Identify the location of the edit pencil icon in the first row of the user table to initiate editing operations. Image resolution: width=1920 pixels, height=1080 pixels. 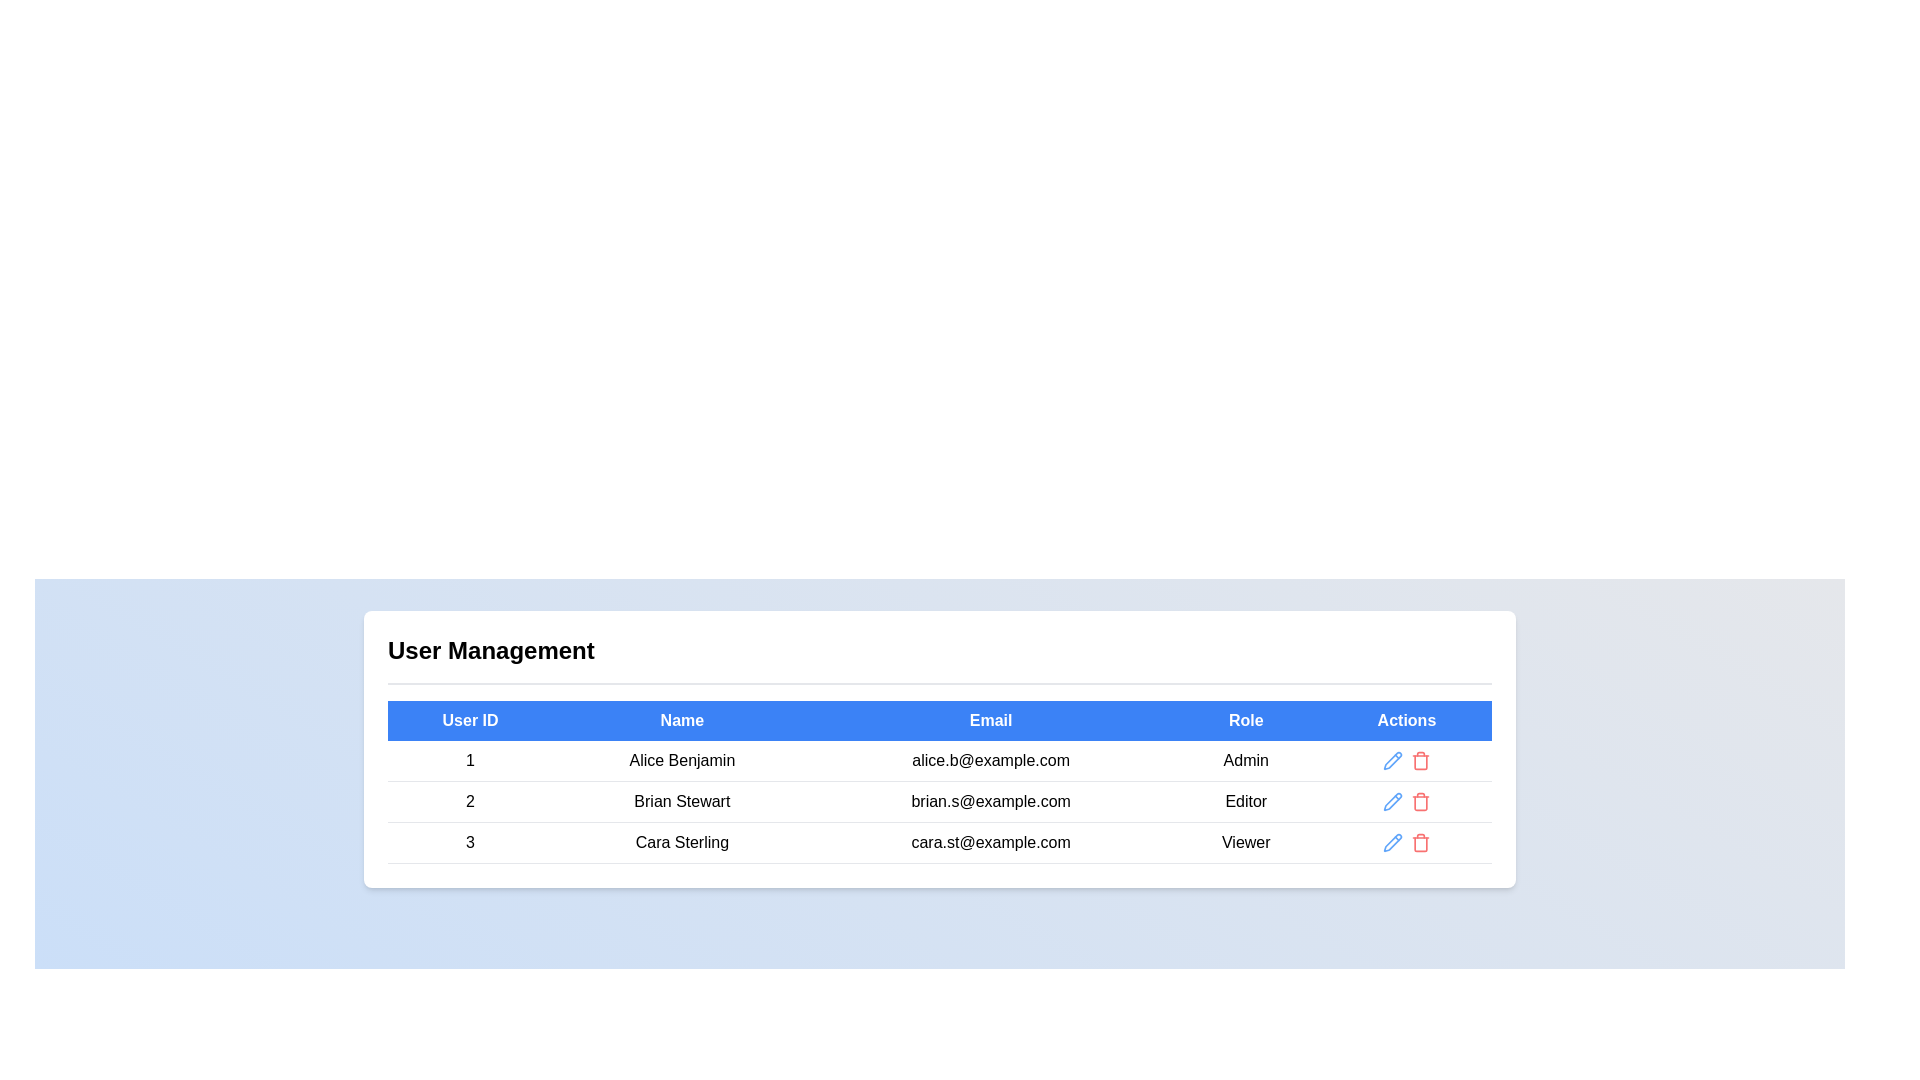
(1391, 760).